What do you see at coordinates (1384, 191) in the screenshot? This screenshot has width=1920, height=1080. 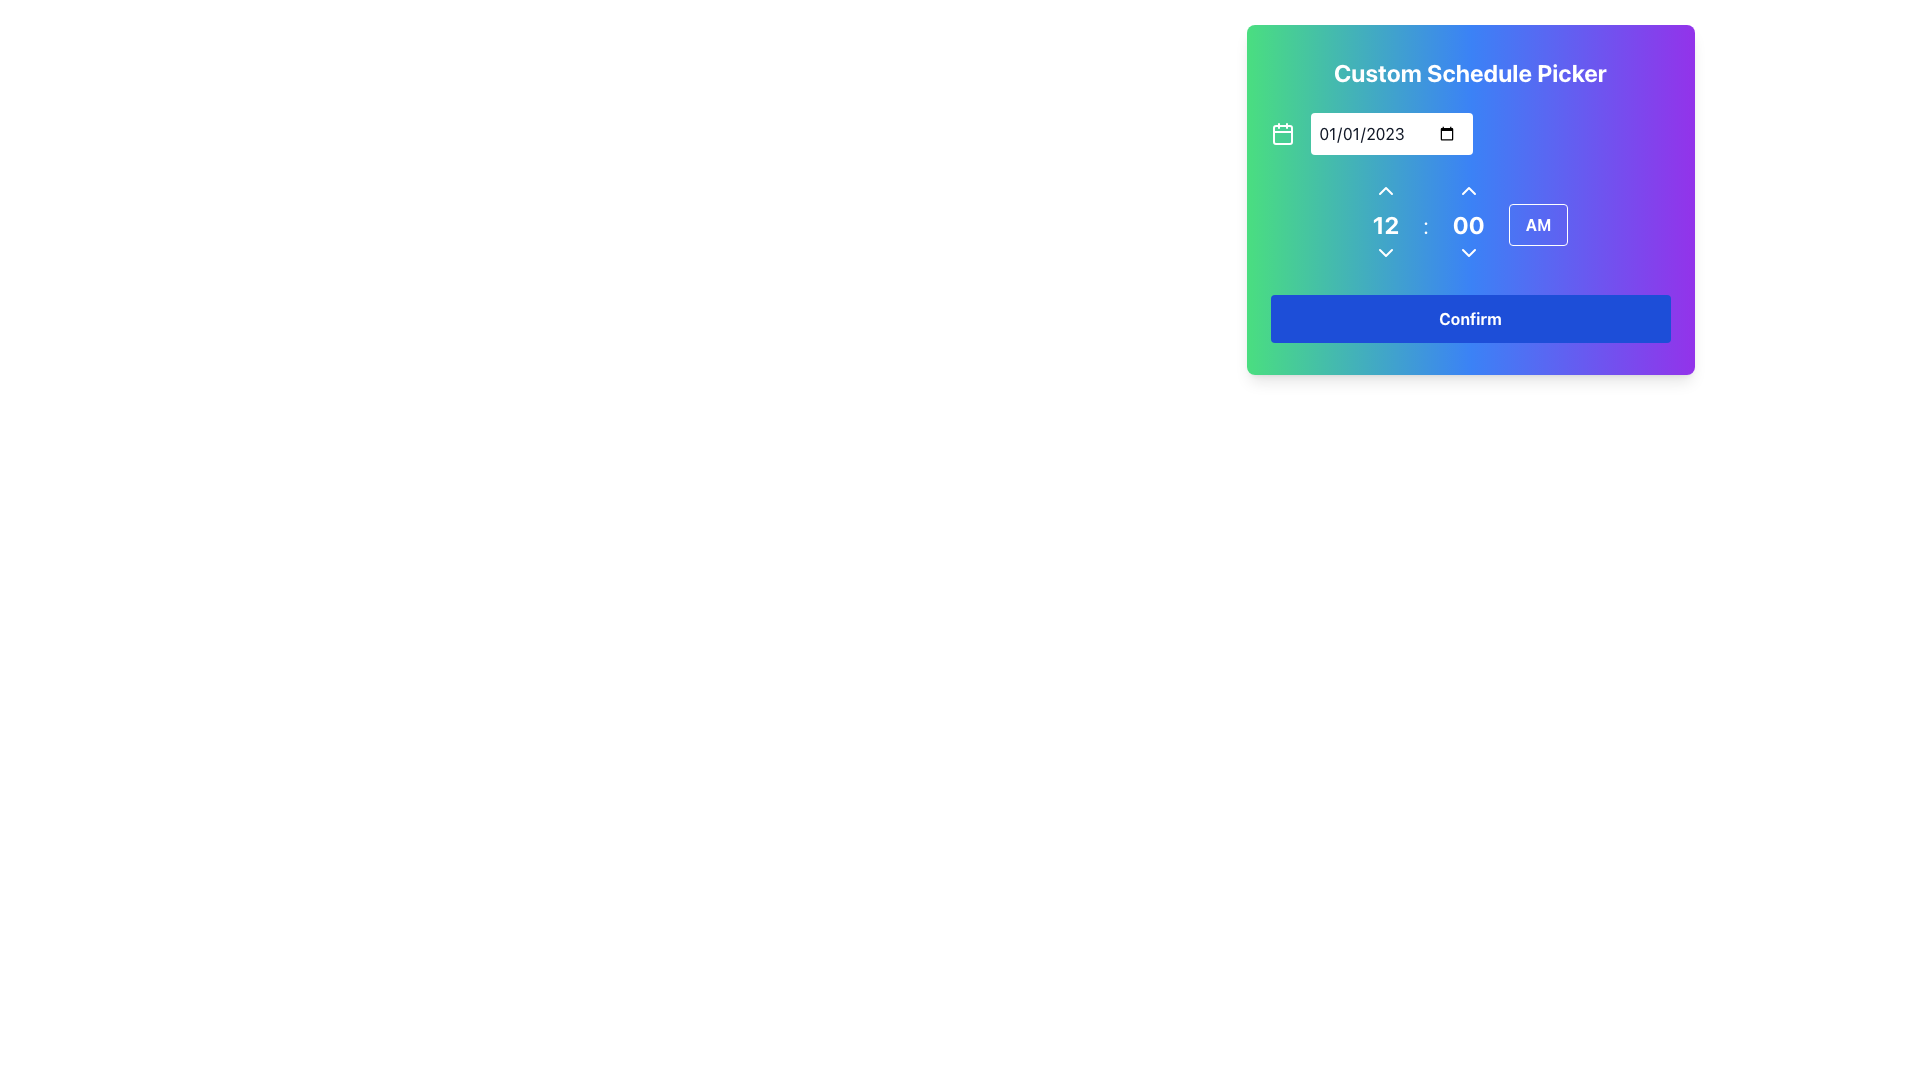 I see `the increment button located directly above the numeric value '12' in the time selection area of the schedule picker interface to increase the hour value` at bounding box center [1384, 191].